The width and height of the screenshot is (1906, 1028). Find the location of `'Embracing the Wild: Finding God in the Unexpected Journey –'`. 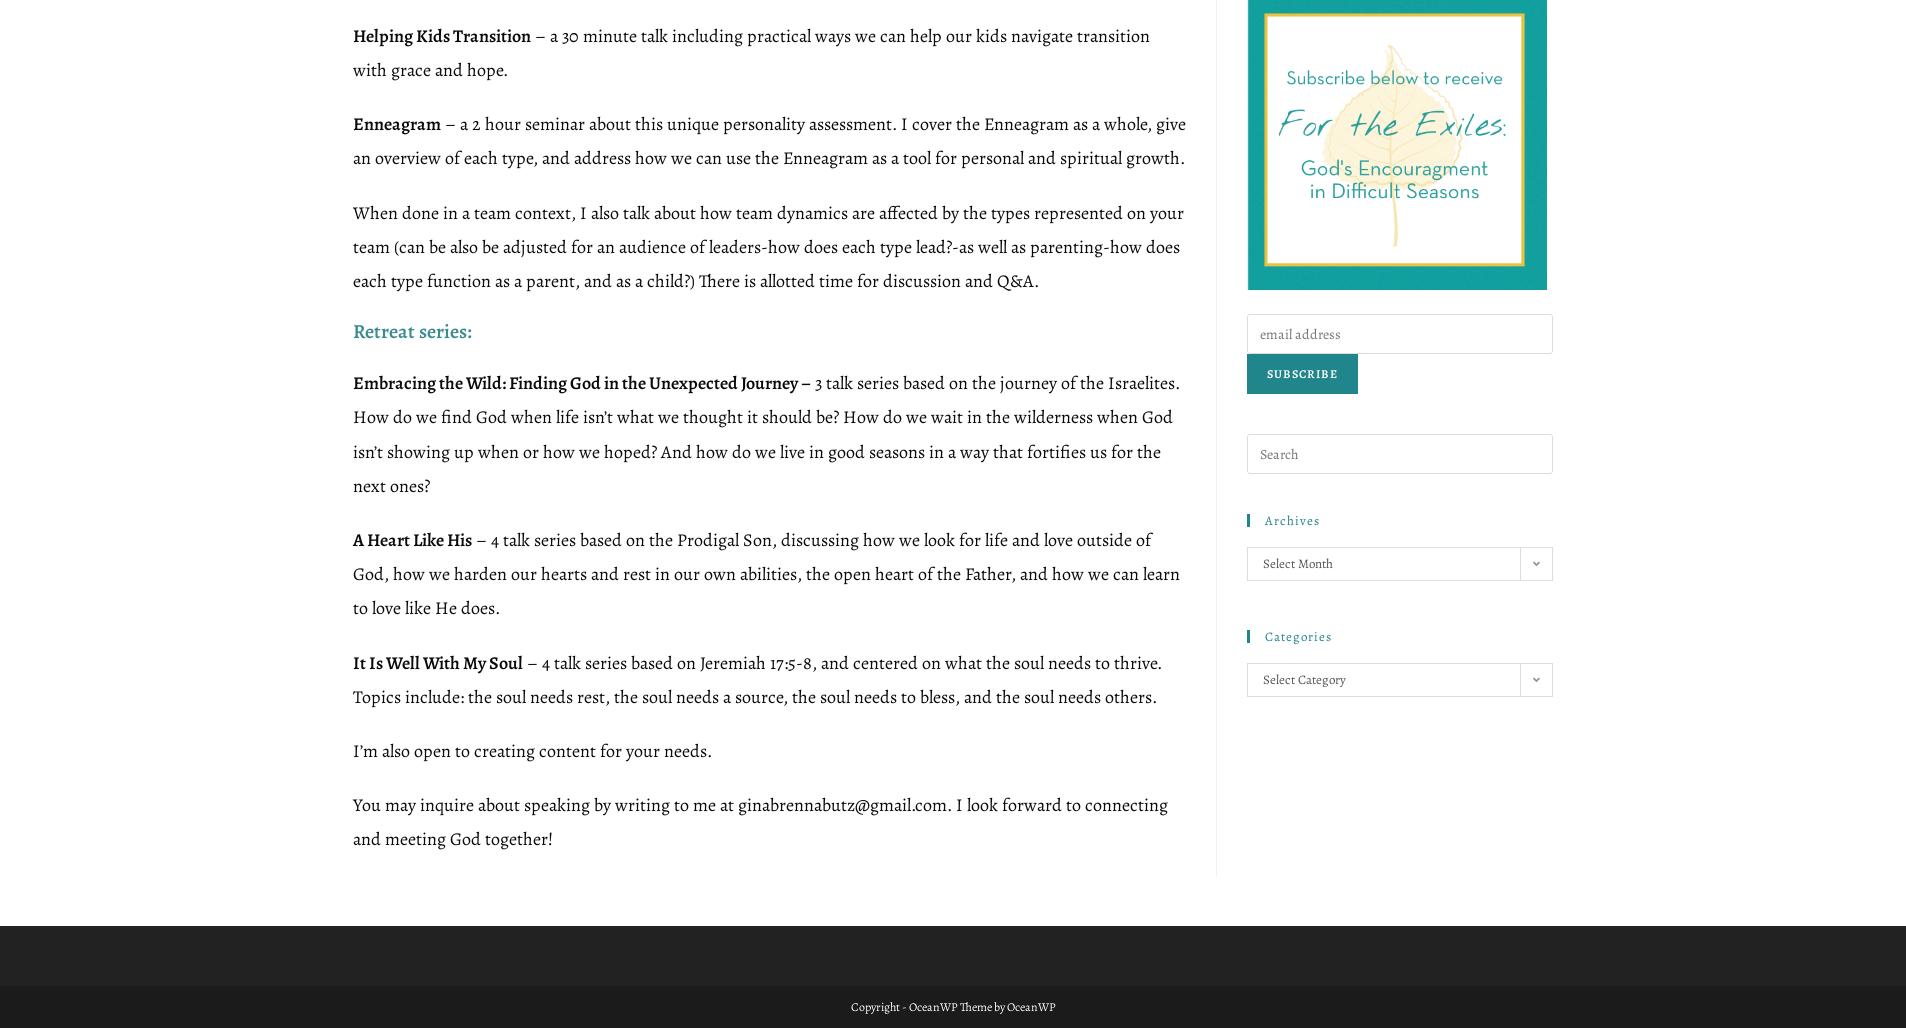

'Embracing the Wild: Finding God in the Unexpected Journey –' is located at coordinates (582, 382).